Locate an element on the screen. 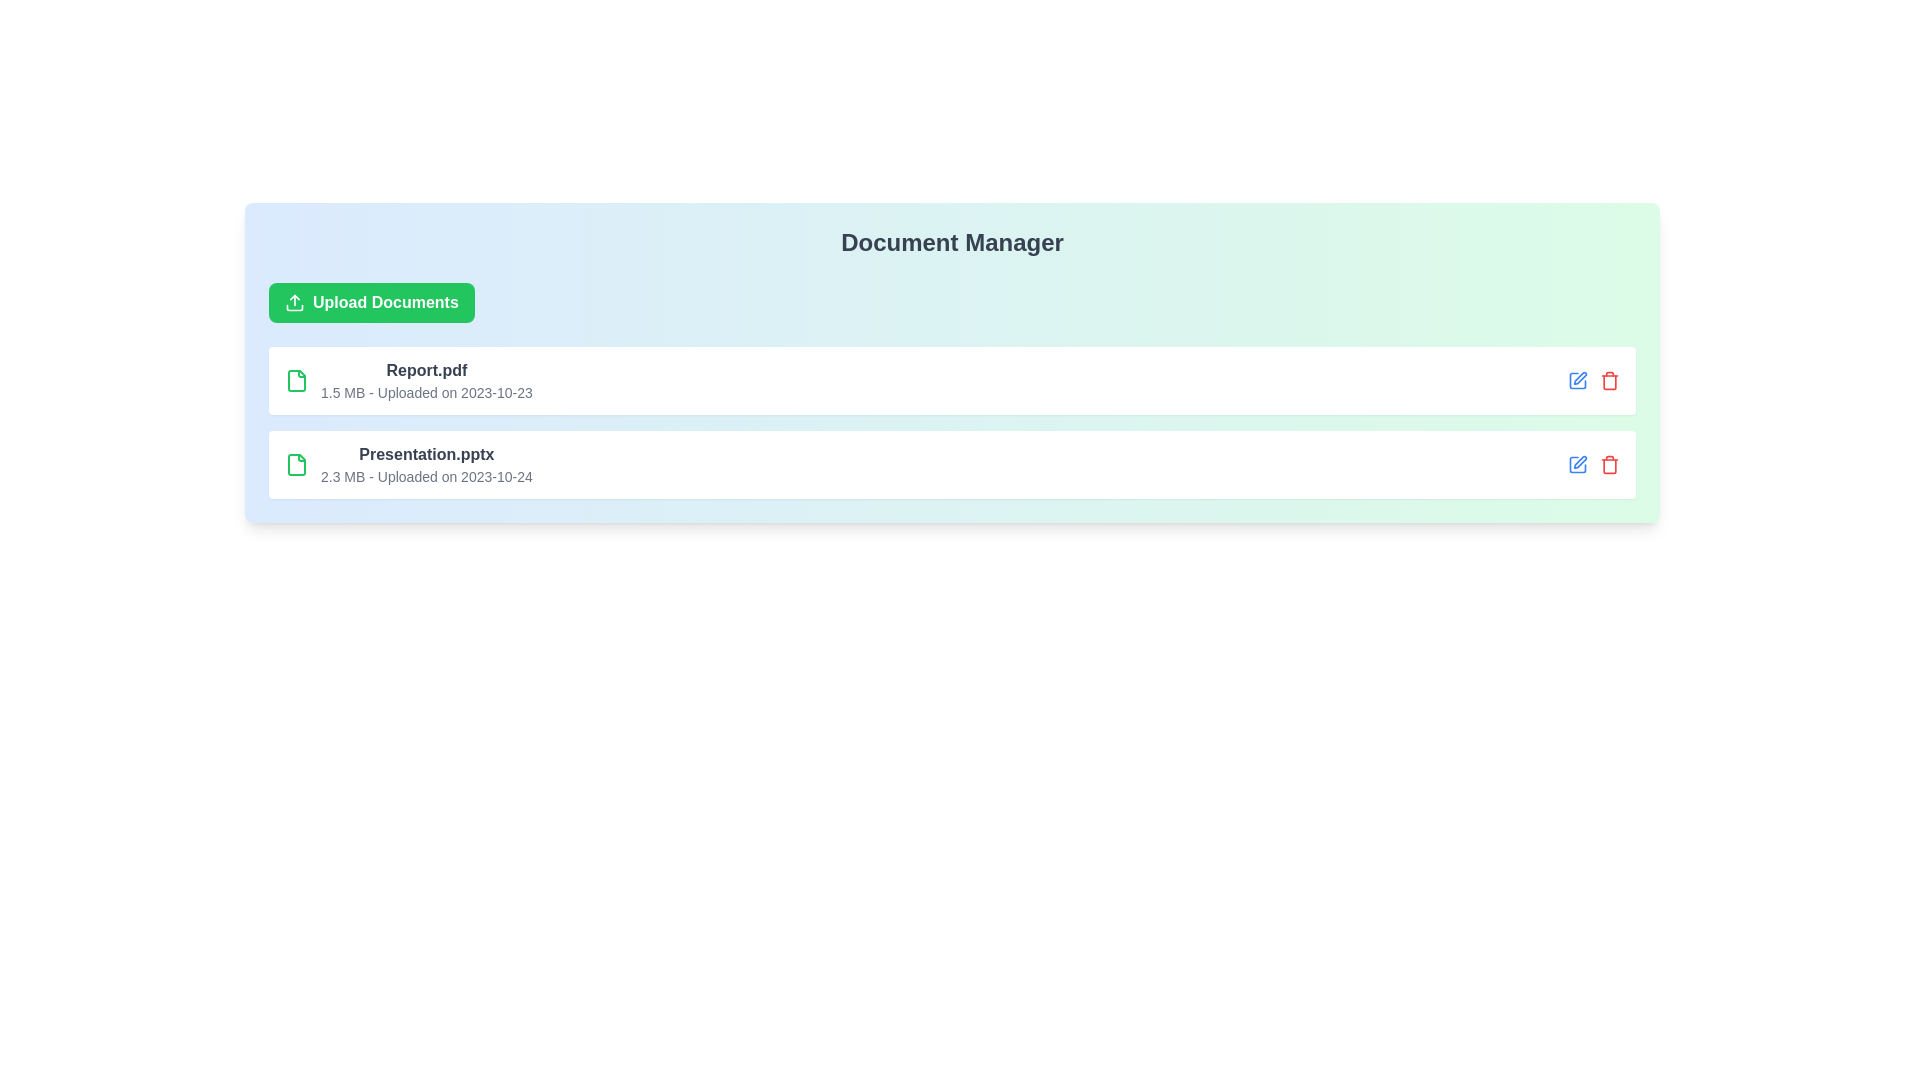  the decorative component of the upload icon located within the 'Upload Documents' button in the document manager interface is located at coordinates (293, 308).